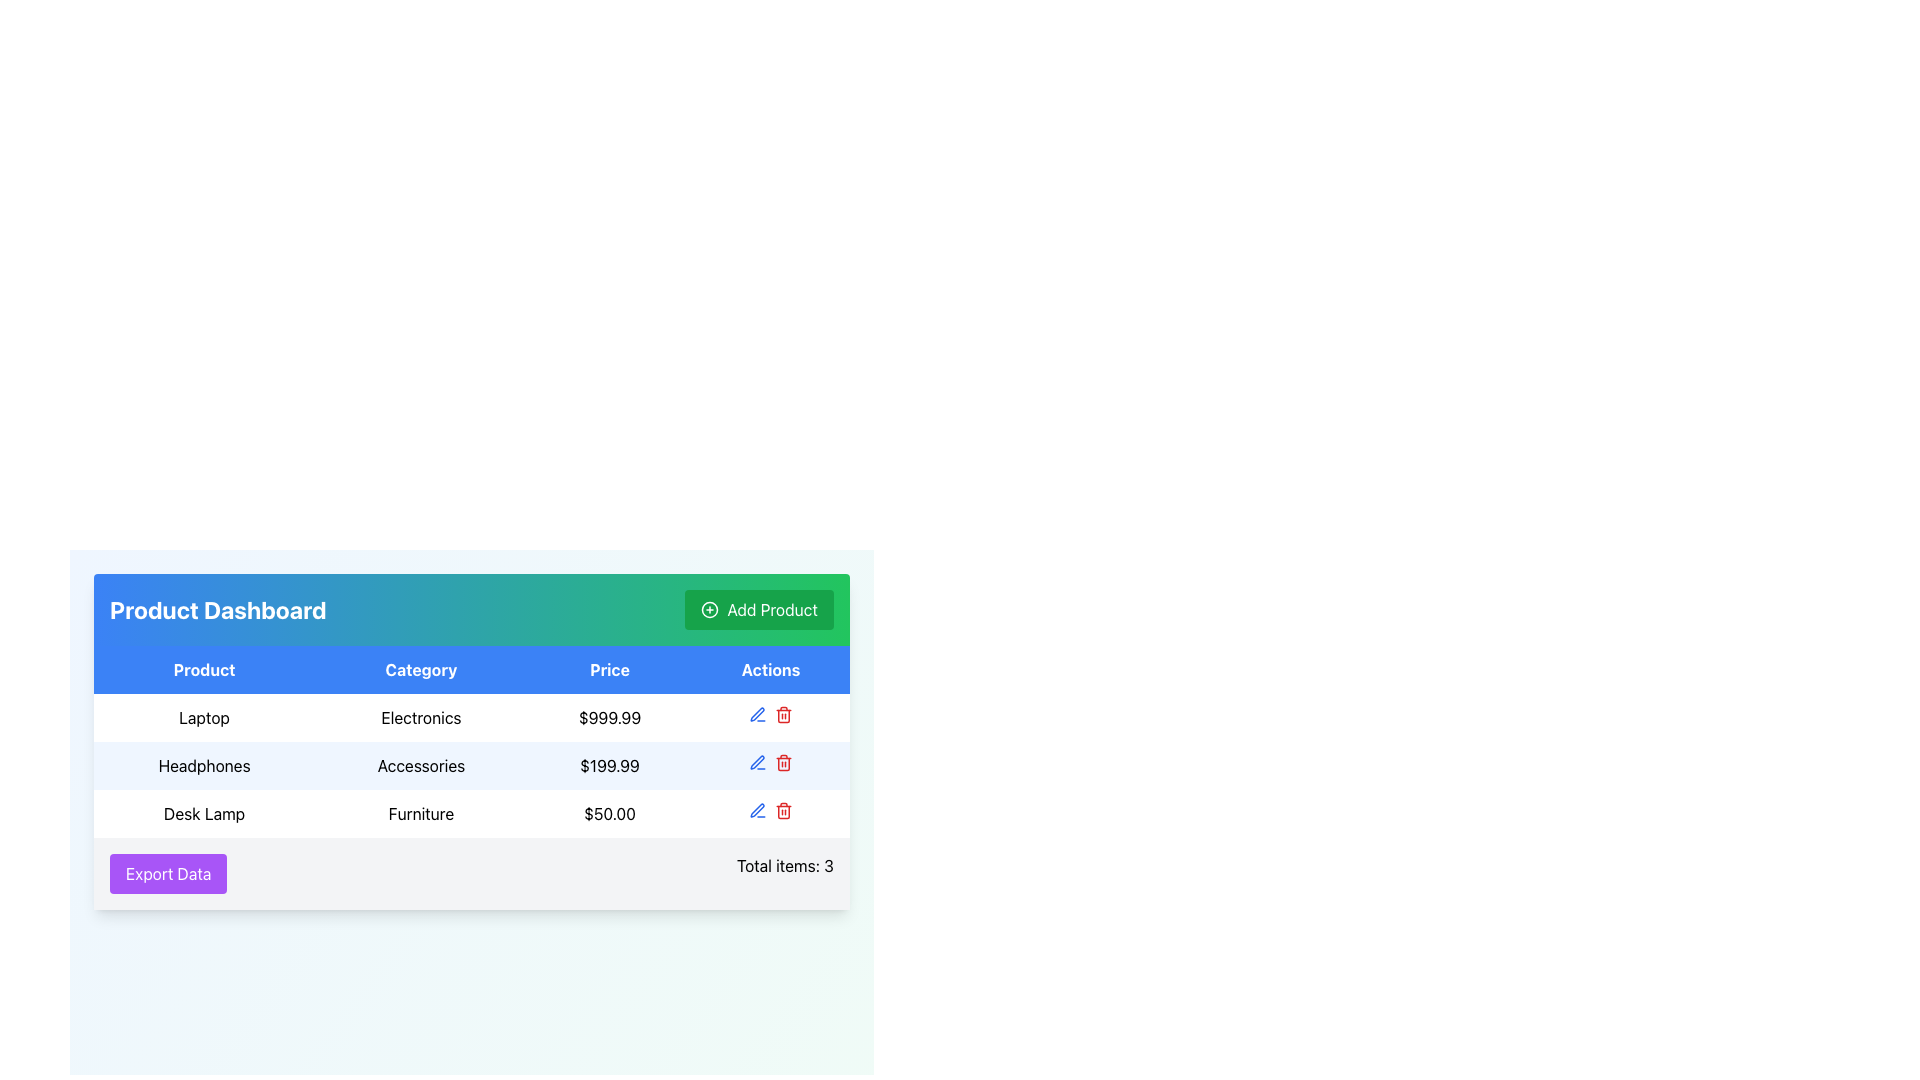  What do you see at coordinates (756, 713) in the screenshot?
I see `the edit icon located in the 'Actions' column of the second row corresponding to the 'Headphones' product entry to initiate editing` at bounding box center [756, 713].